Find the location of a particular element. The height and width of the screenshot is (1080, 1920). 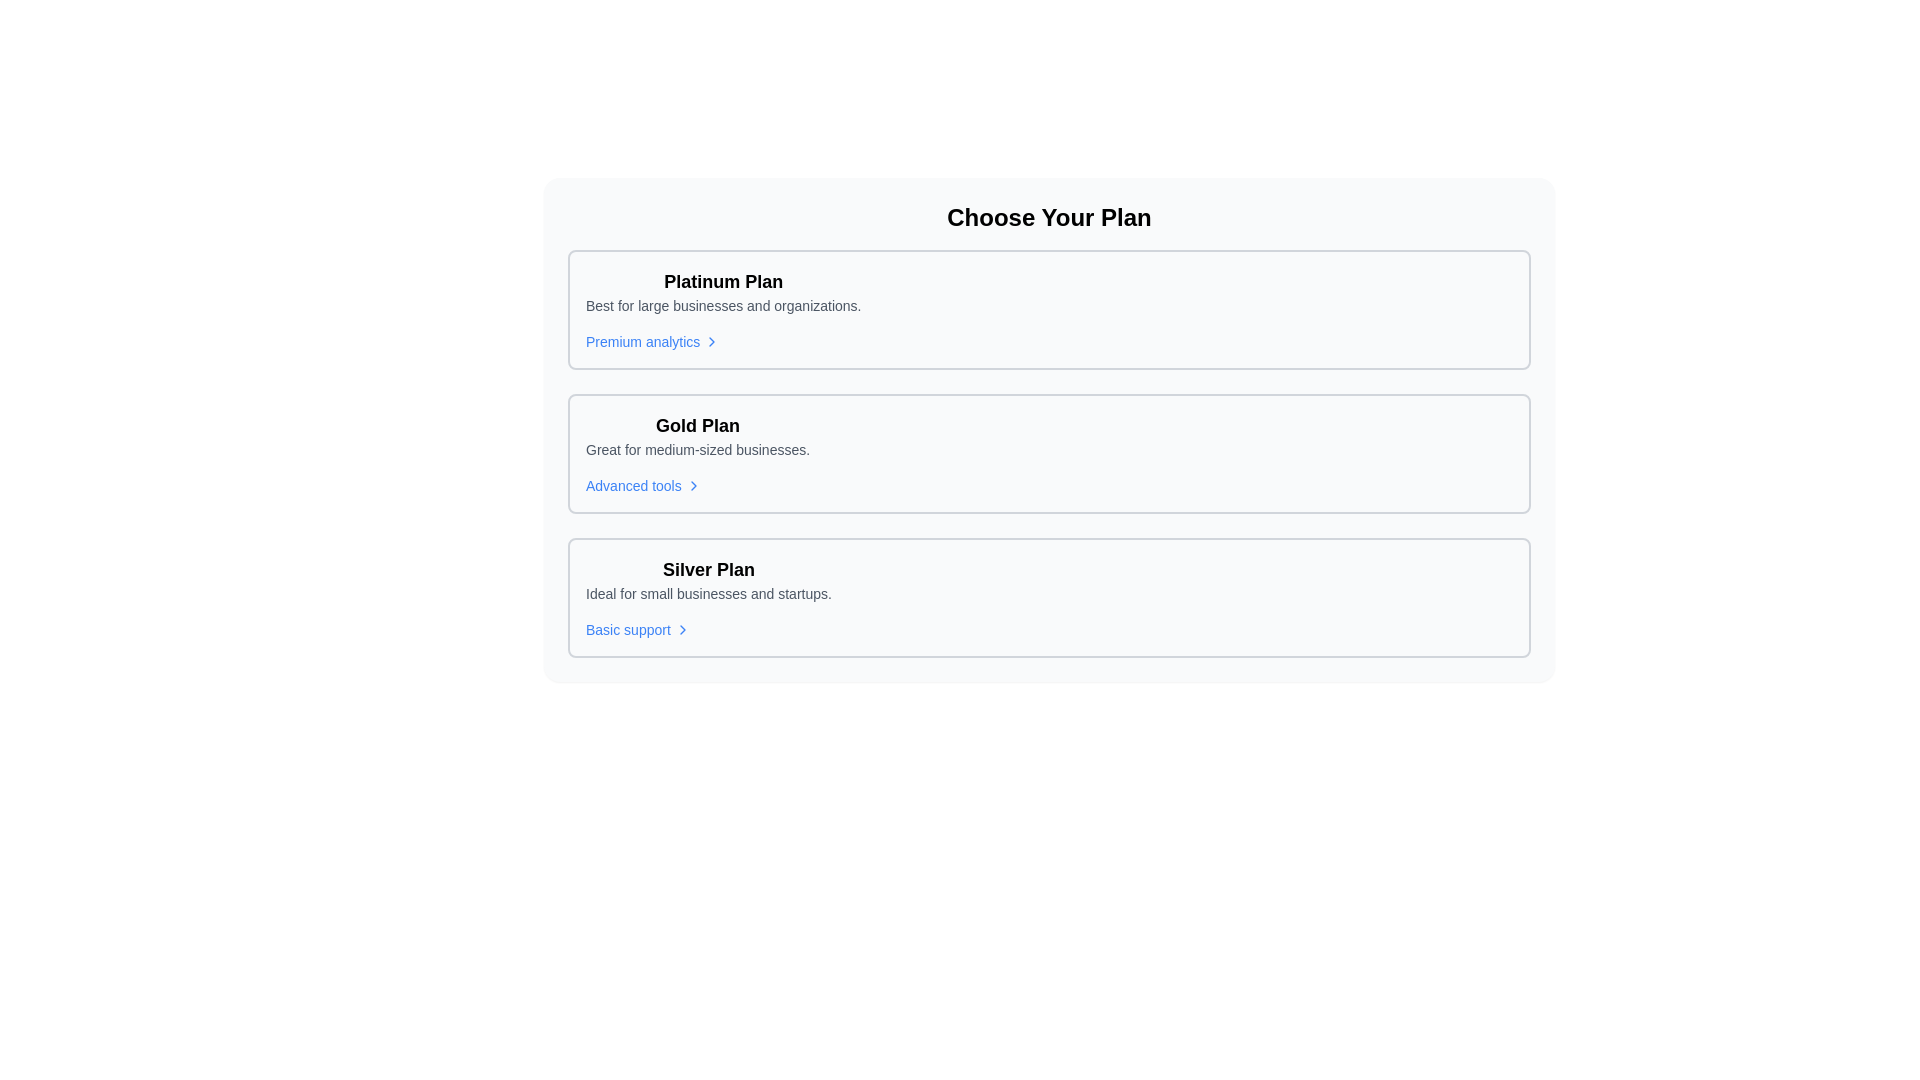

the small chevron arrow icon pointing to the right, located adjacent to the text 'Advanced tools' in the 'Gold Plan' section is located at coordinates (693, 486).